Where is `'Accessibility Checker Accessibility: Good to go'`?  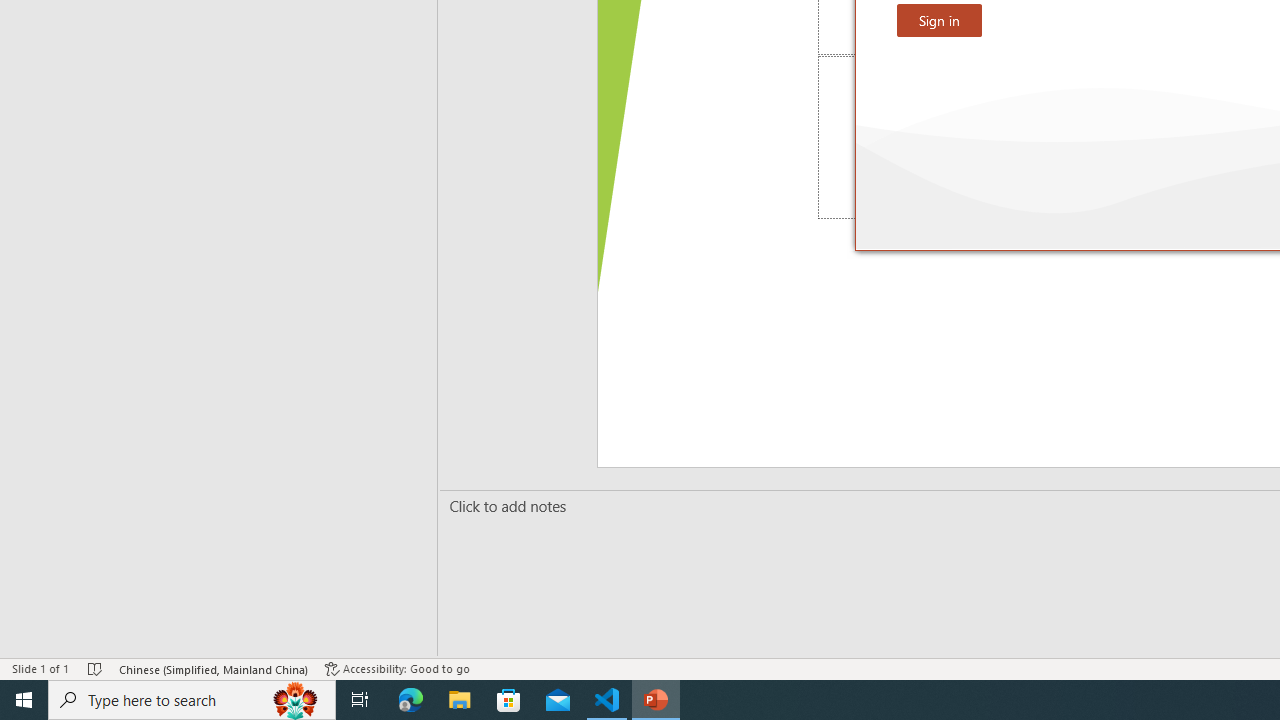 'Accessibility Checker Accessibility: Good to go' is located at coordinates (397, 669).